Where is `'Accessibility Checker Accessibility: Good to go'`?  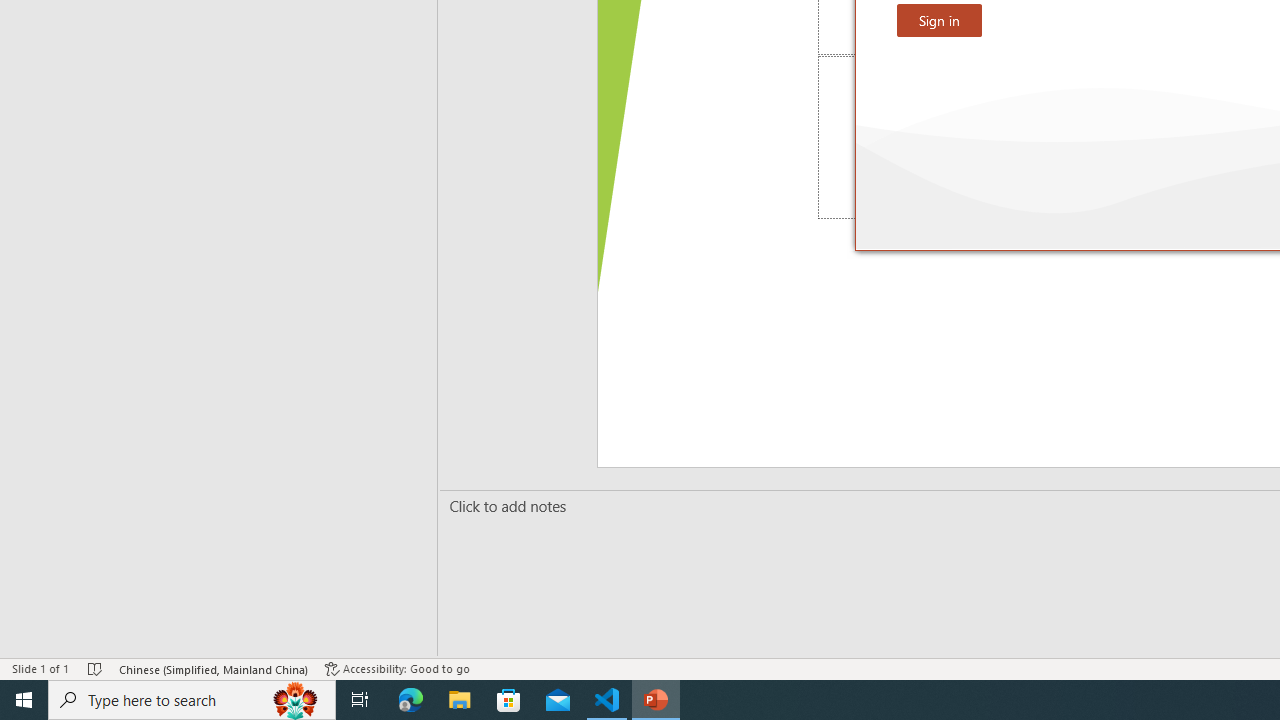 'Accessibility Checker Accessibility: Good to go' is located at coordinates (397, 669).